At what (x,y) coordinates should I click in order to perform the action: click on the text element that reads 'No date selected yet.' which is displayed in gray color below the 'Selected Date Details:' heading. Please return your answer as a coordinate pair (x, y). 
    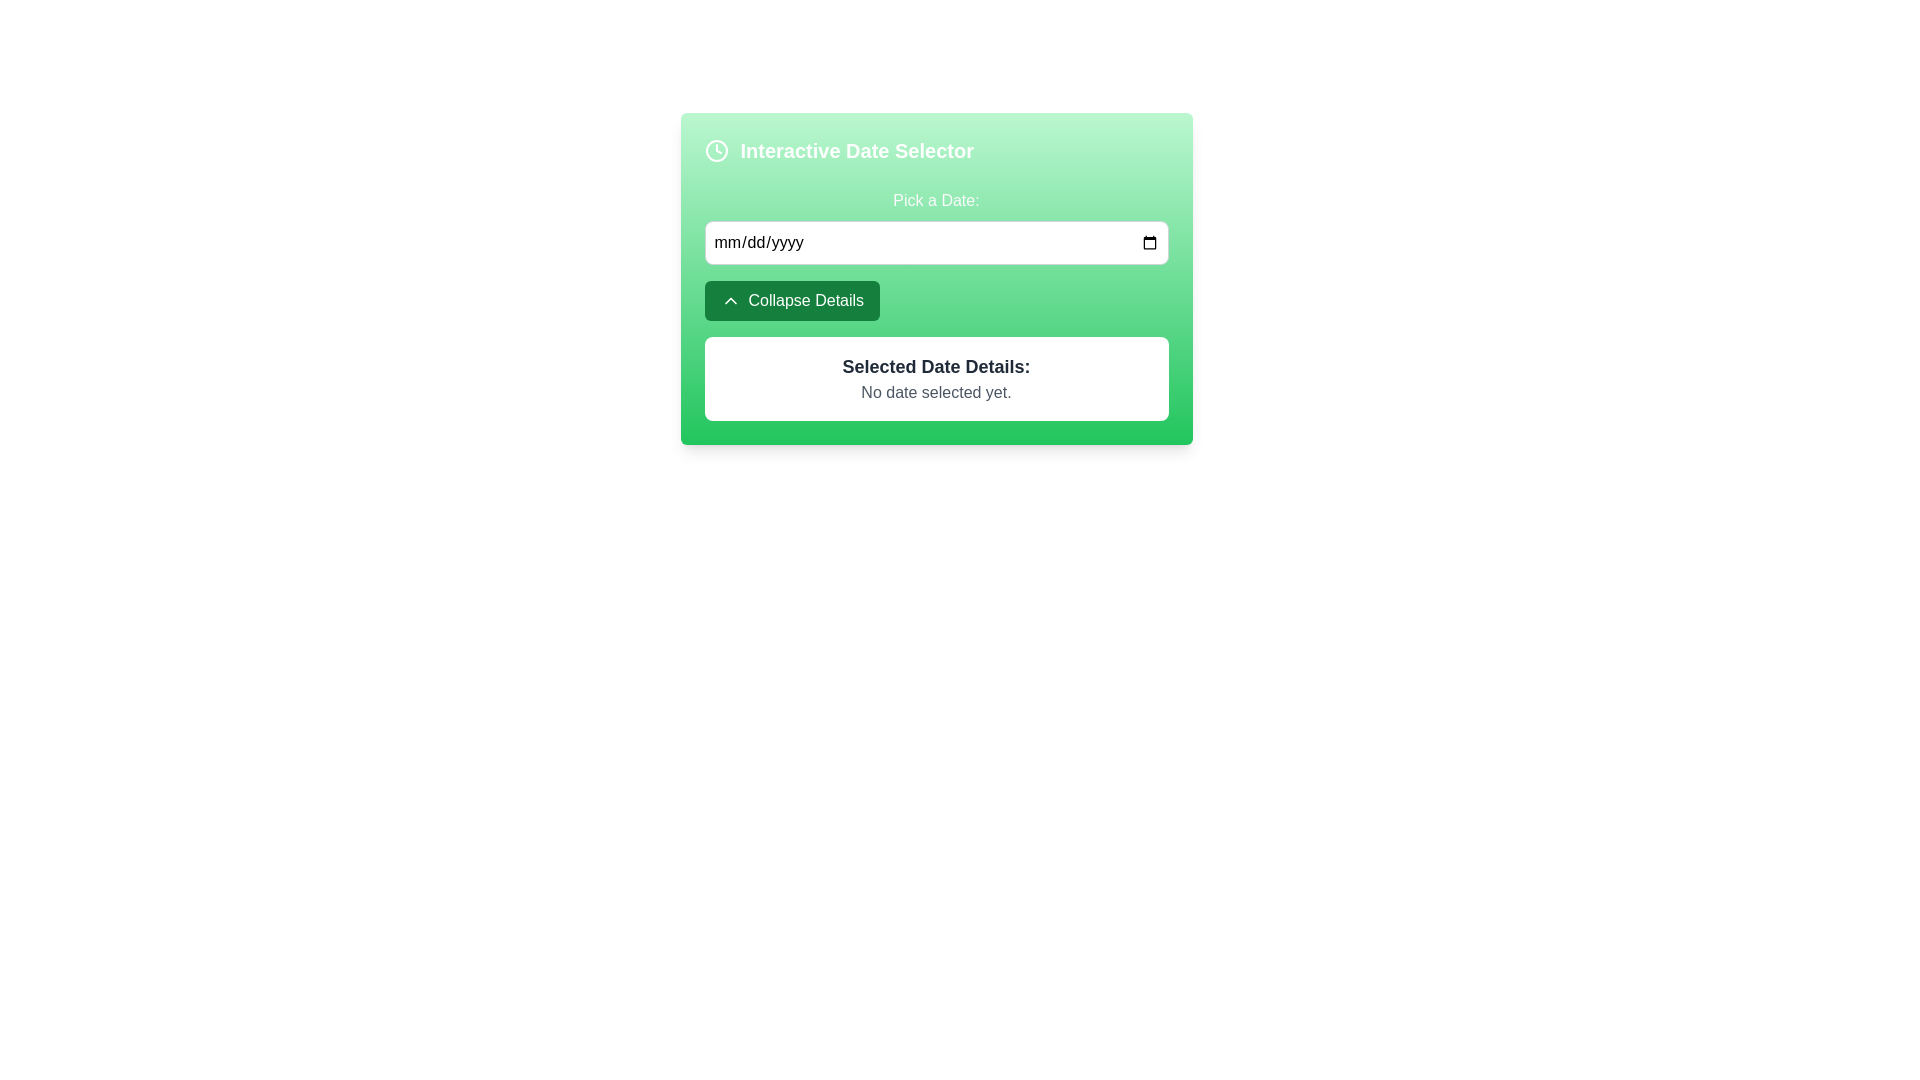
    Looking at the image, I should click on (935, 393).